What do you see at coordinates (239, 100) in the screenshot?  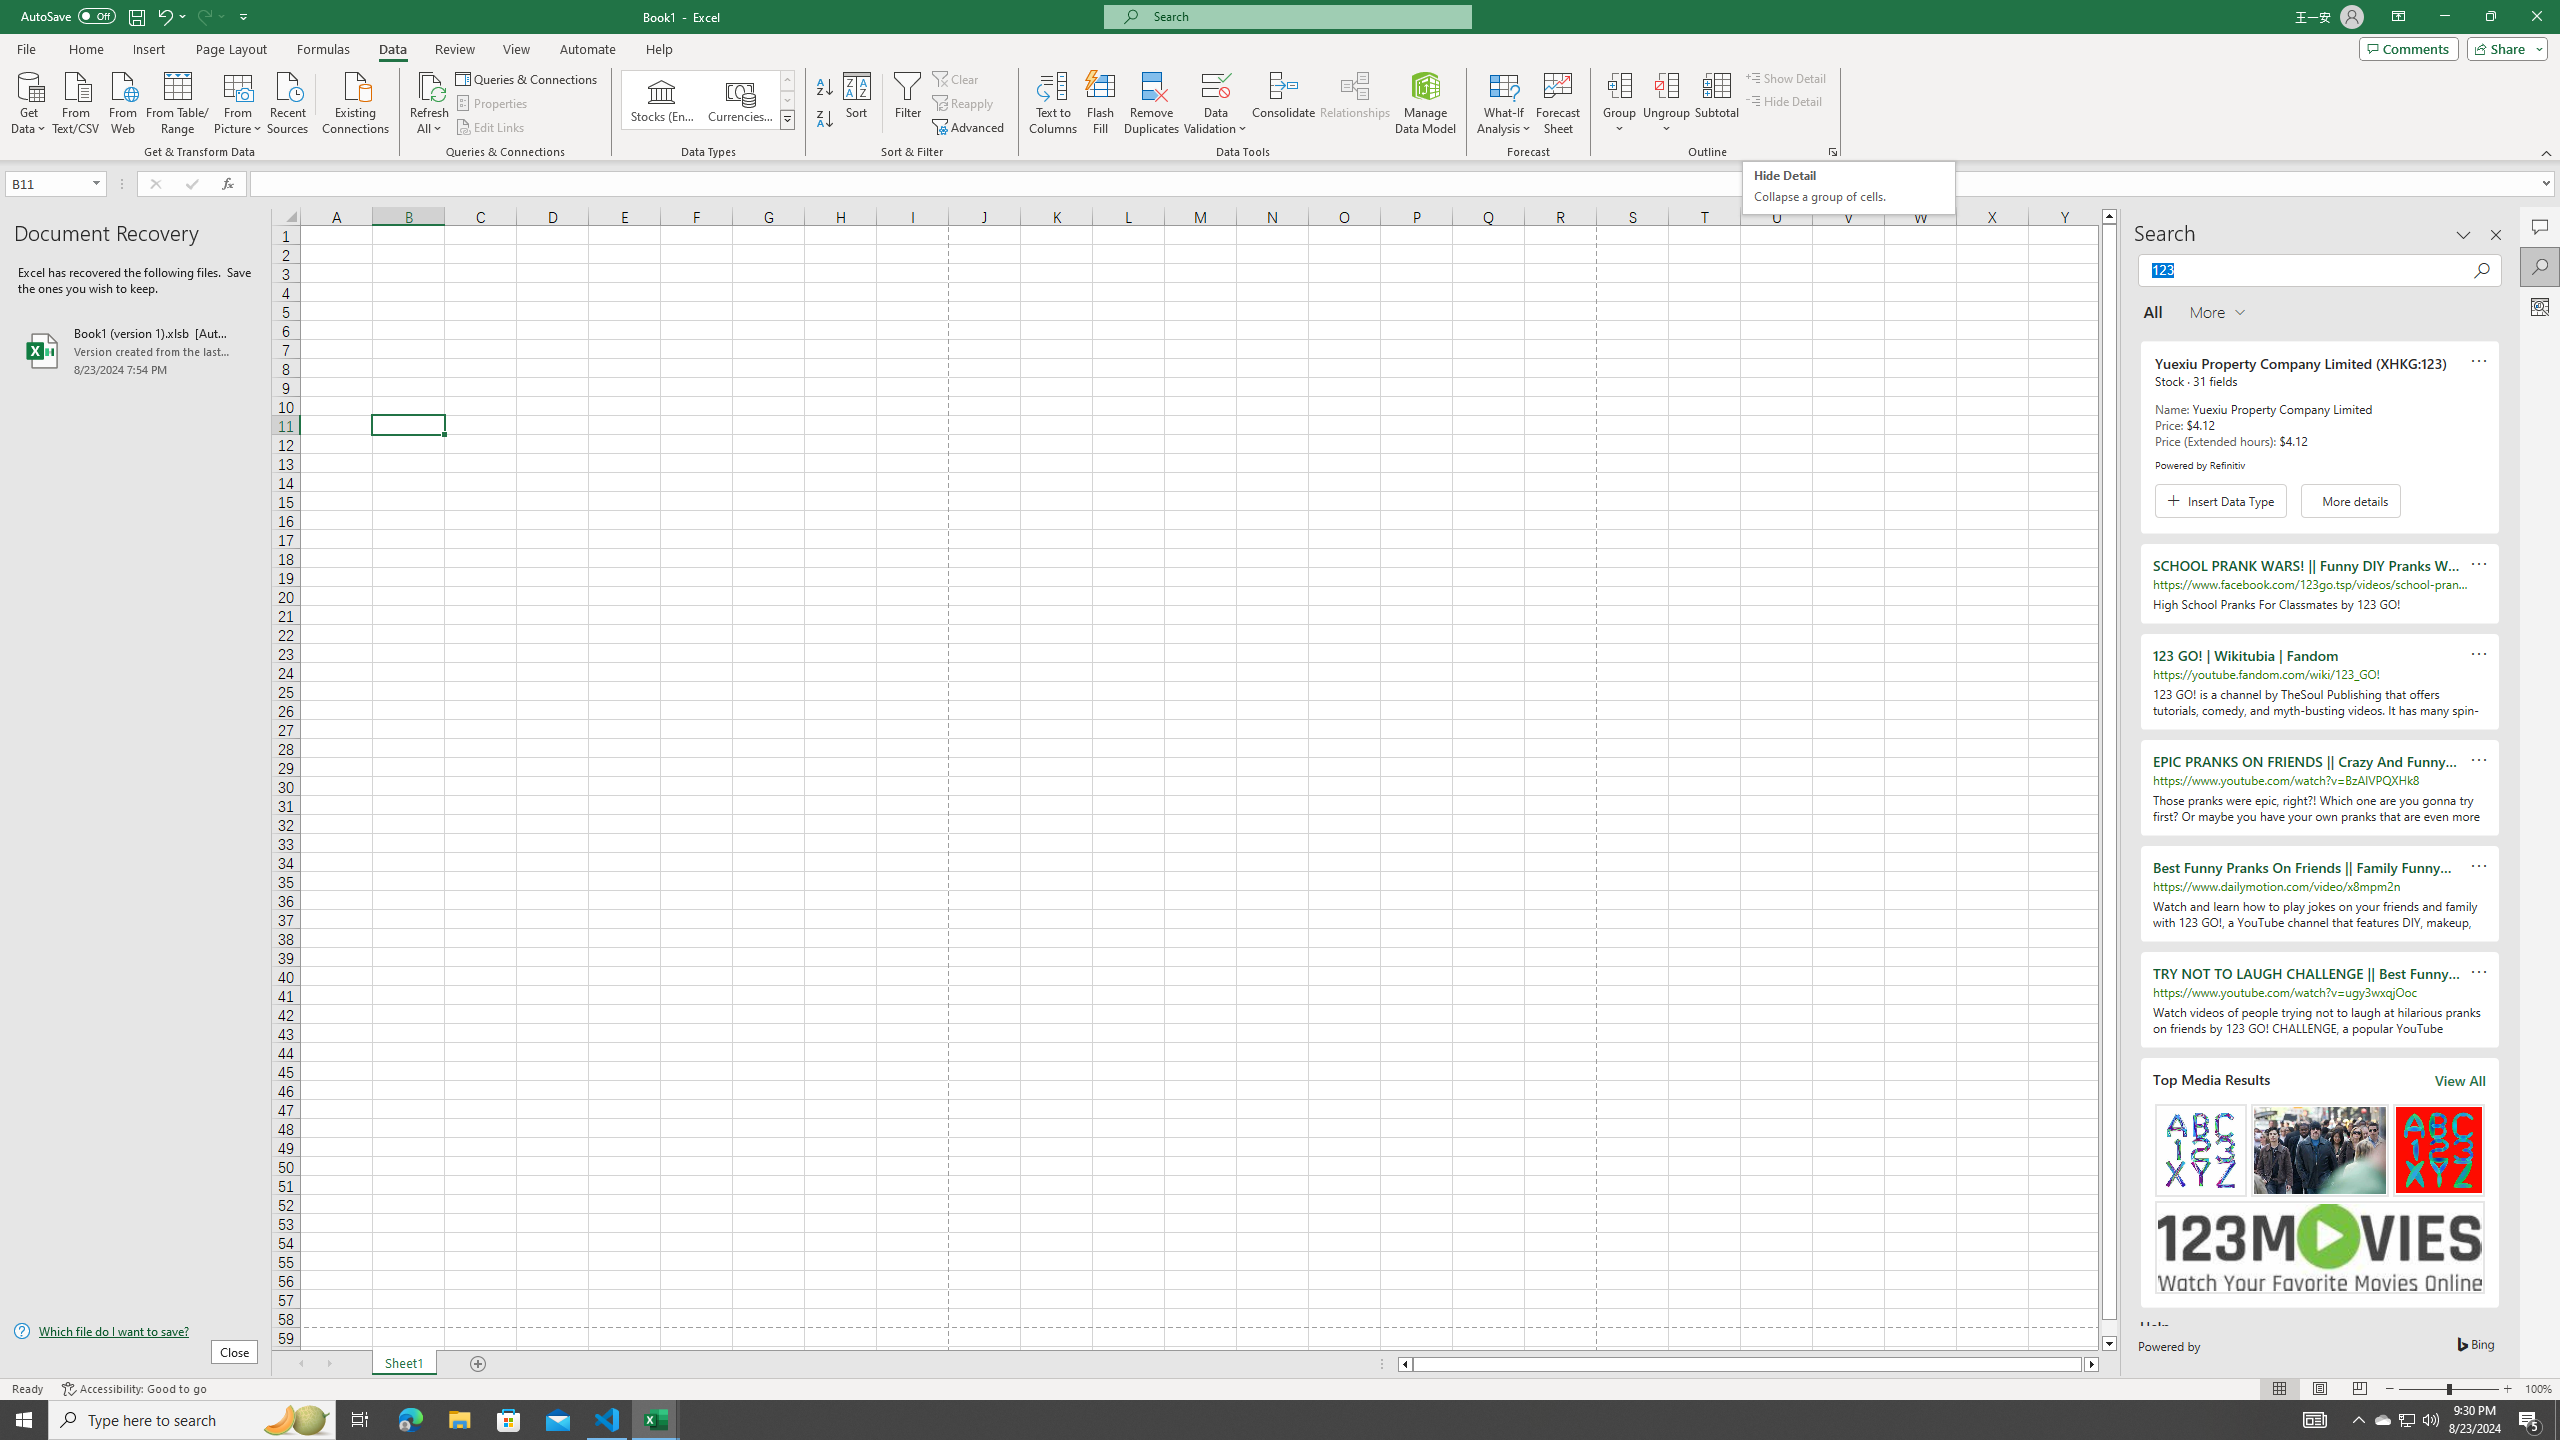 I see `'From Picture'` at bounding box center [239, 100].